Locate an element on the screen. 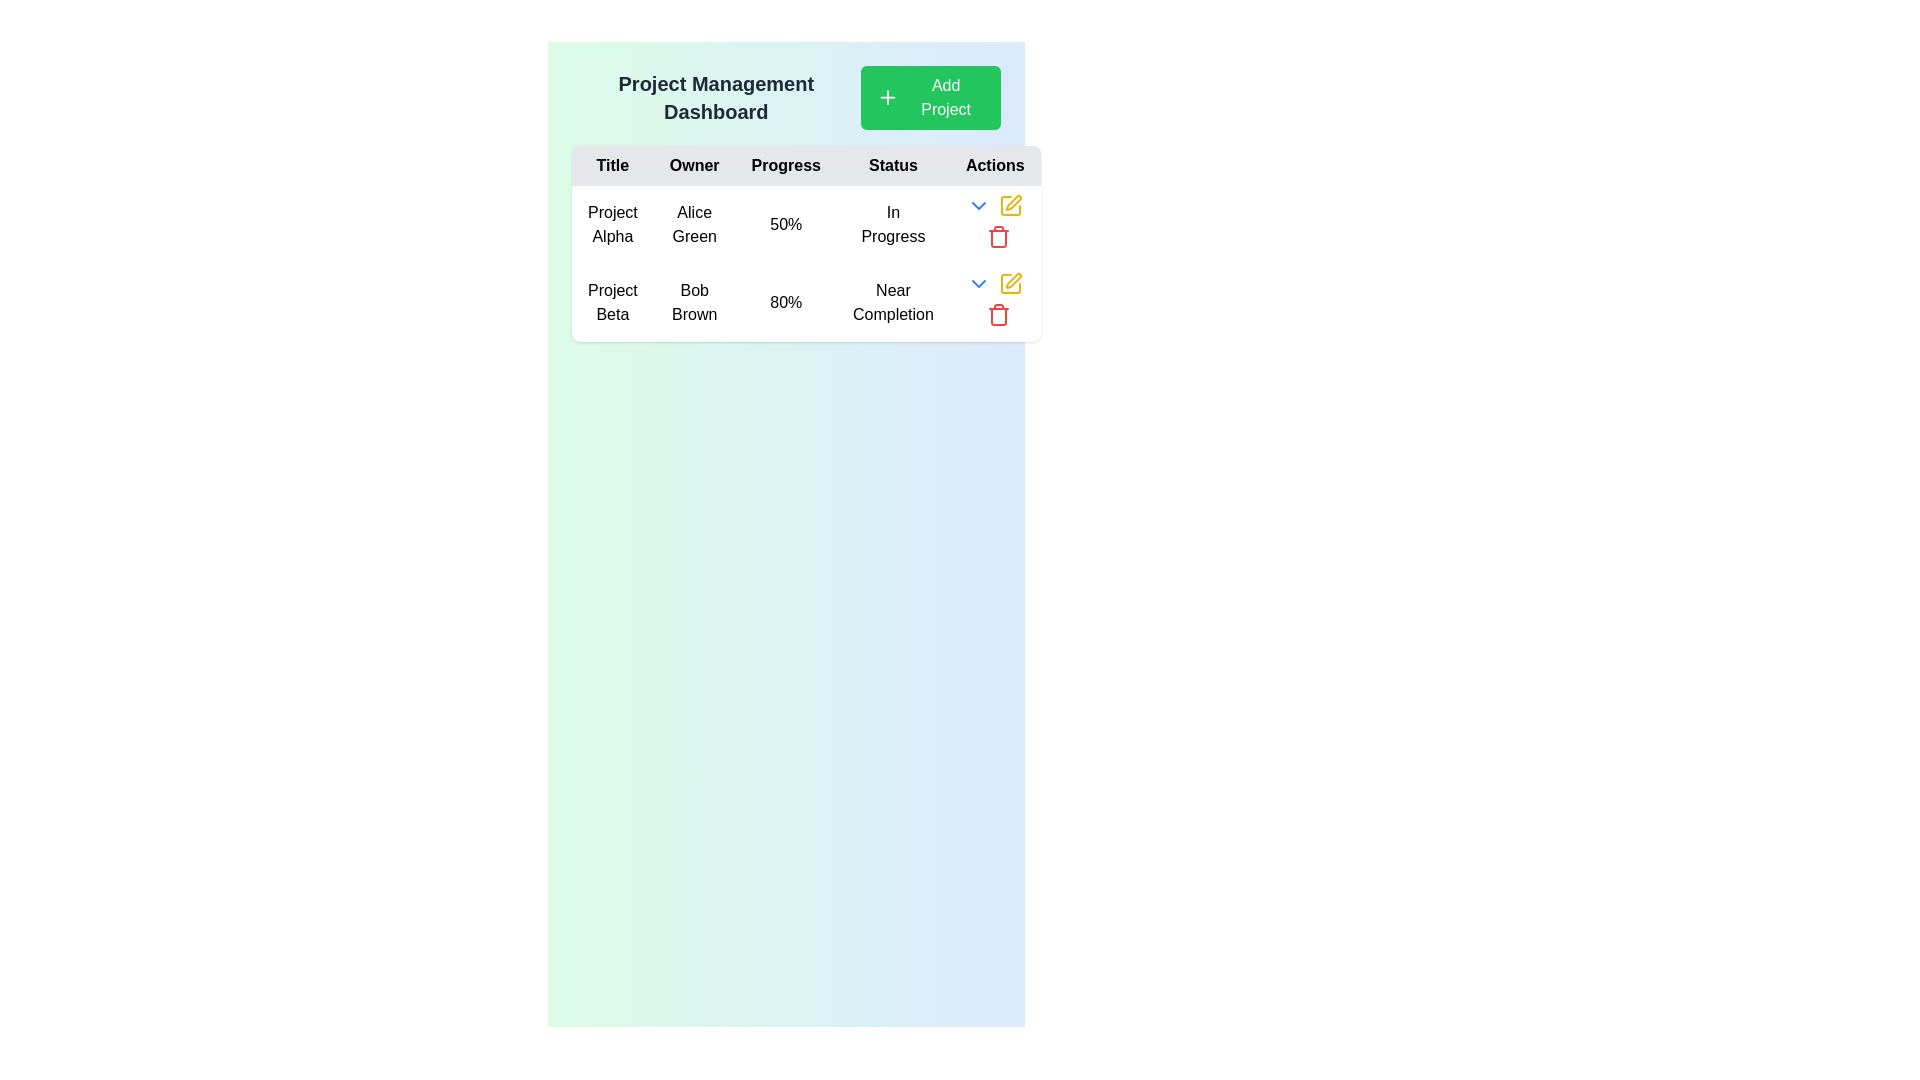 The width and height of the screenshot is (1920, 1080). the blue downward arrow icon in the 'Actions' column of the second row for 'Project Beta' is located at coordinates (979, 284).